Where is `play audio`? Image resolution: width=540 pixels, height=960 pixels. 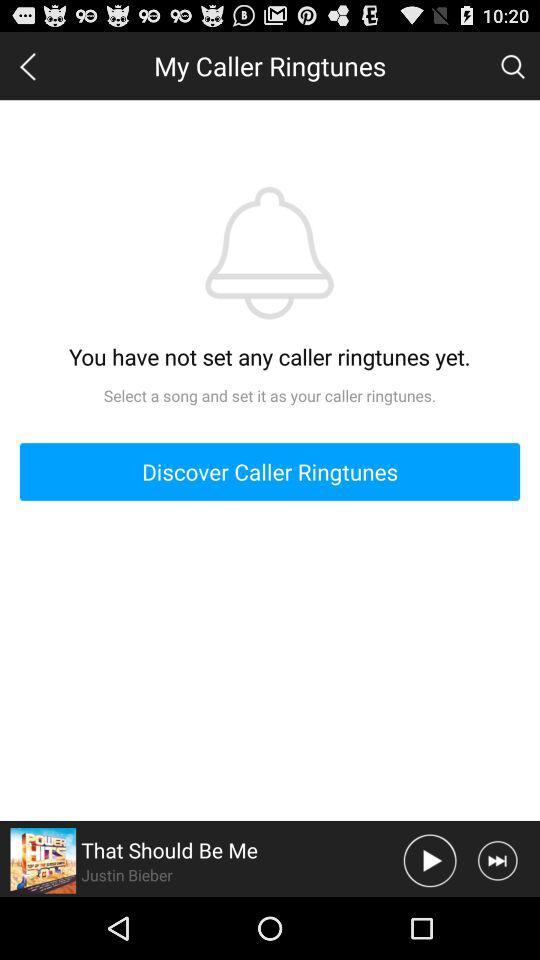
play audio is located at coordinates (429, 859).